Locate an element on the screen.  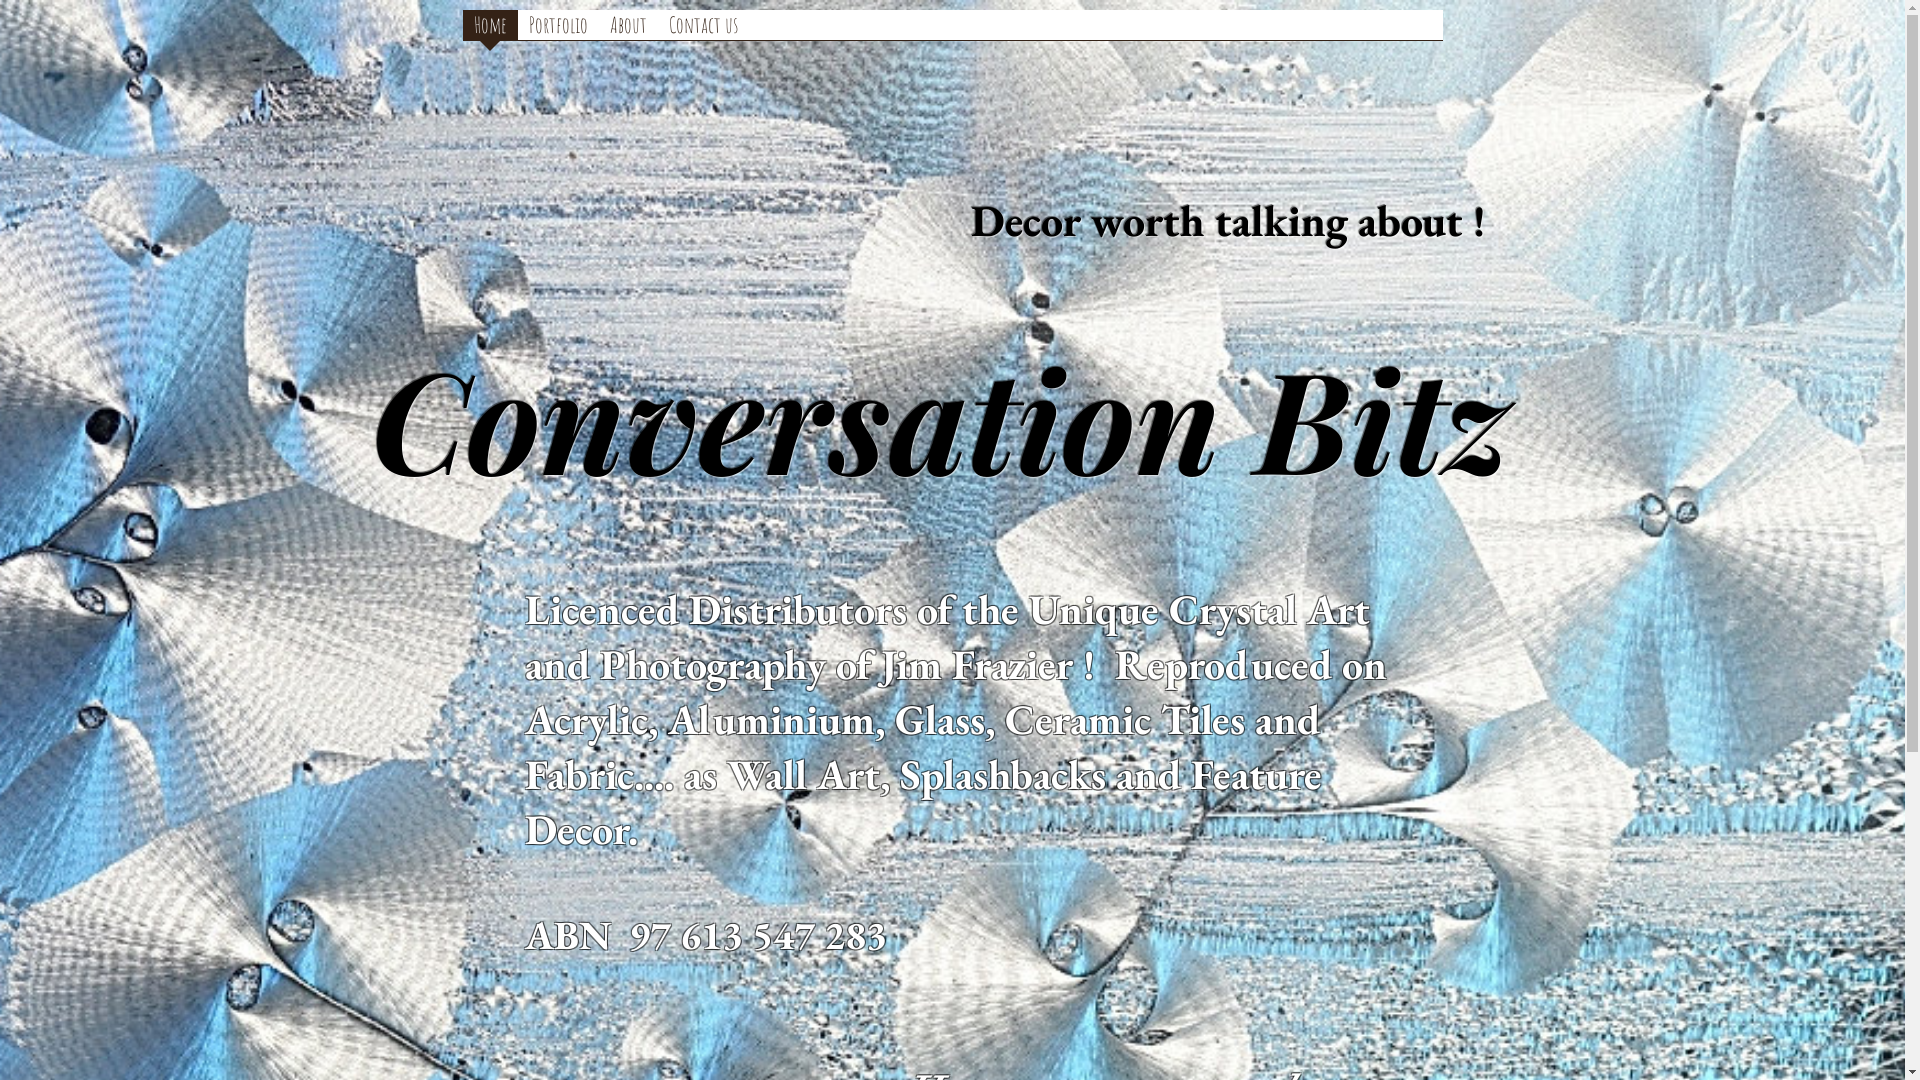
'About' is located at coordinates (626, 31).